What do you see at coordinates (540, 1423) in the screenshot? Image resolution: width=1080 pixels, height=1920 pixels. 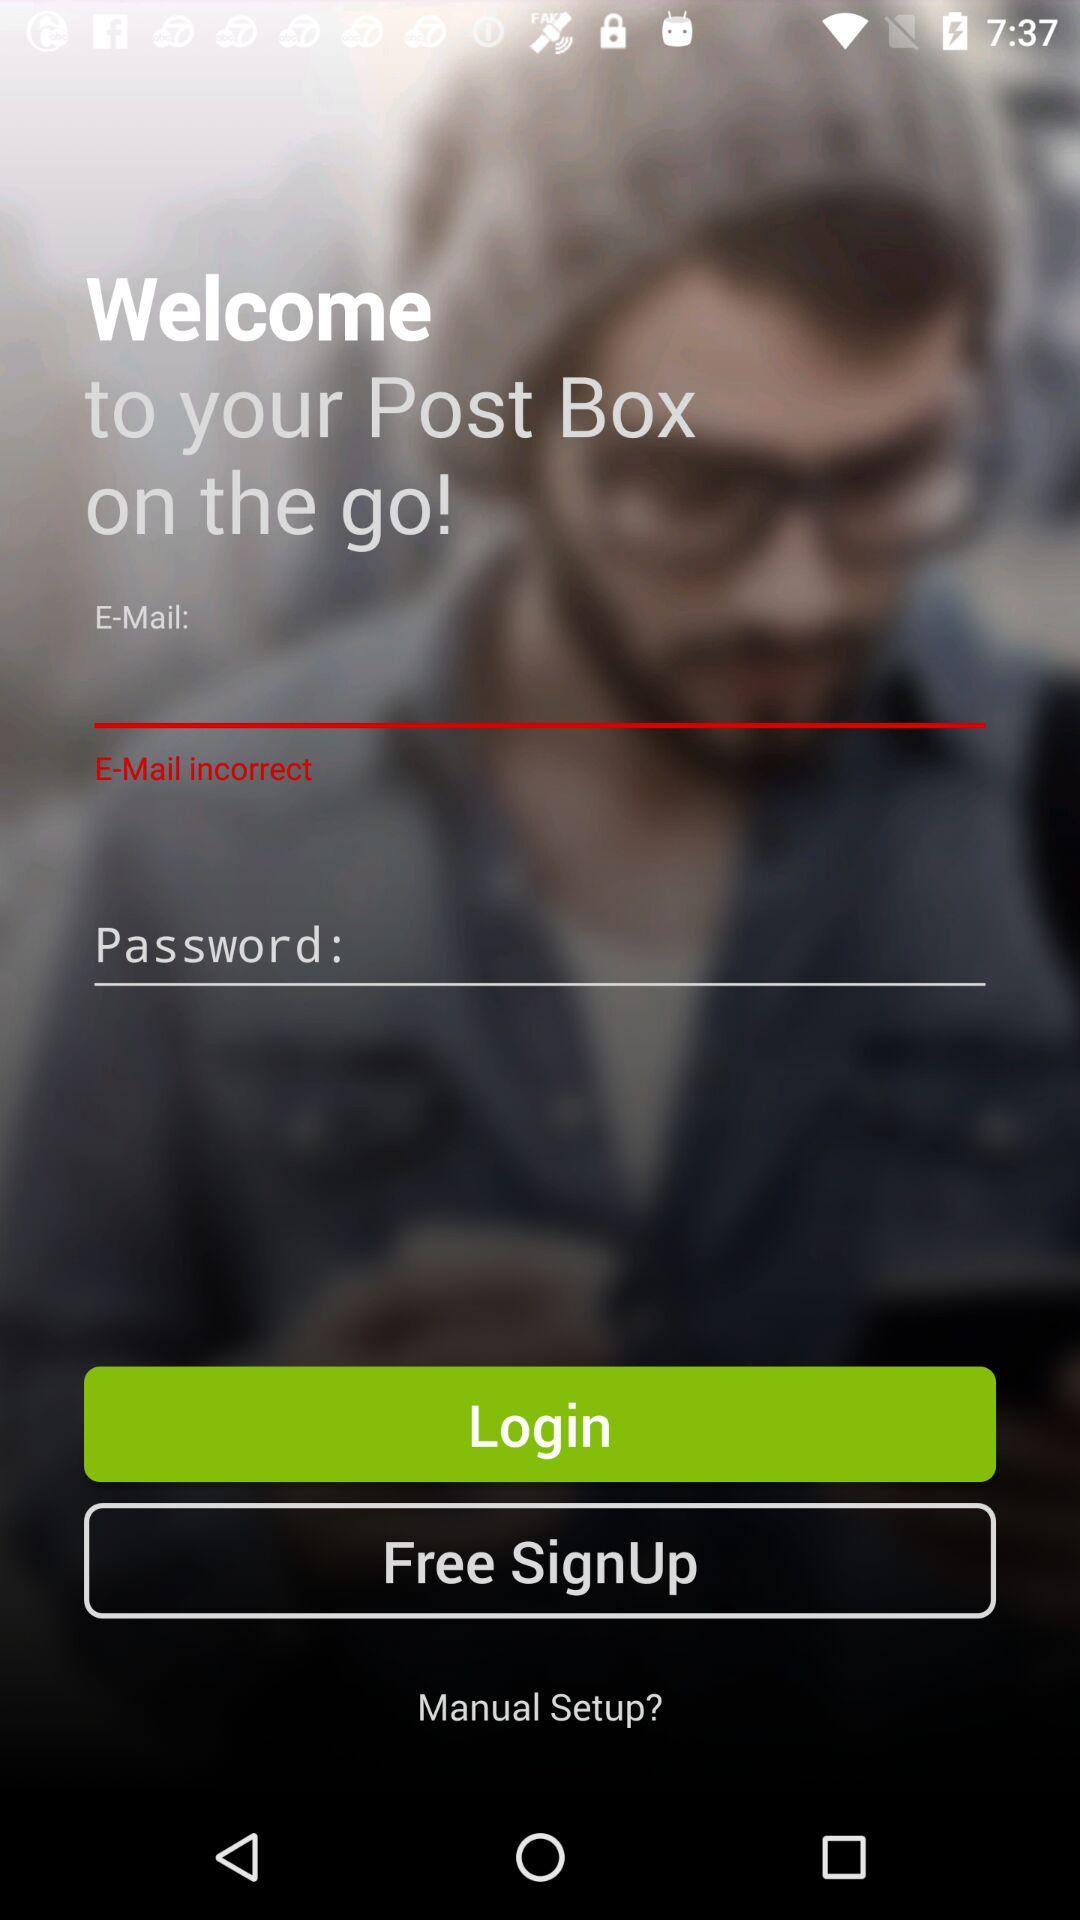 I see `the item above free signup icon` at bounding box center [540, 1423].